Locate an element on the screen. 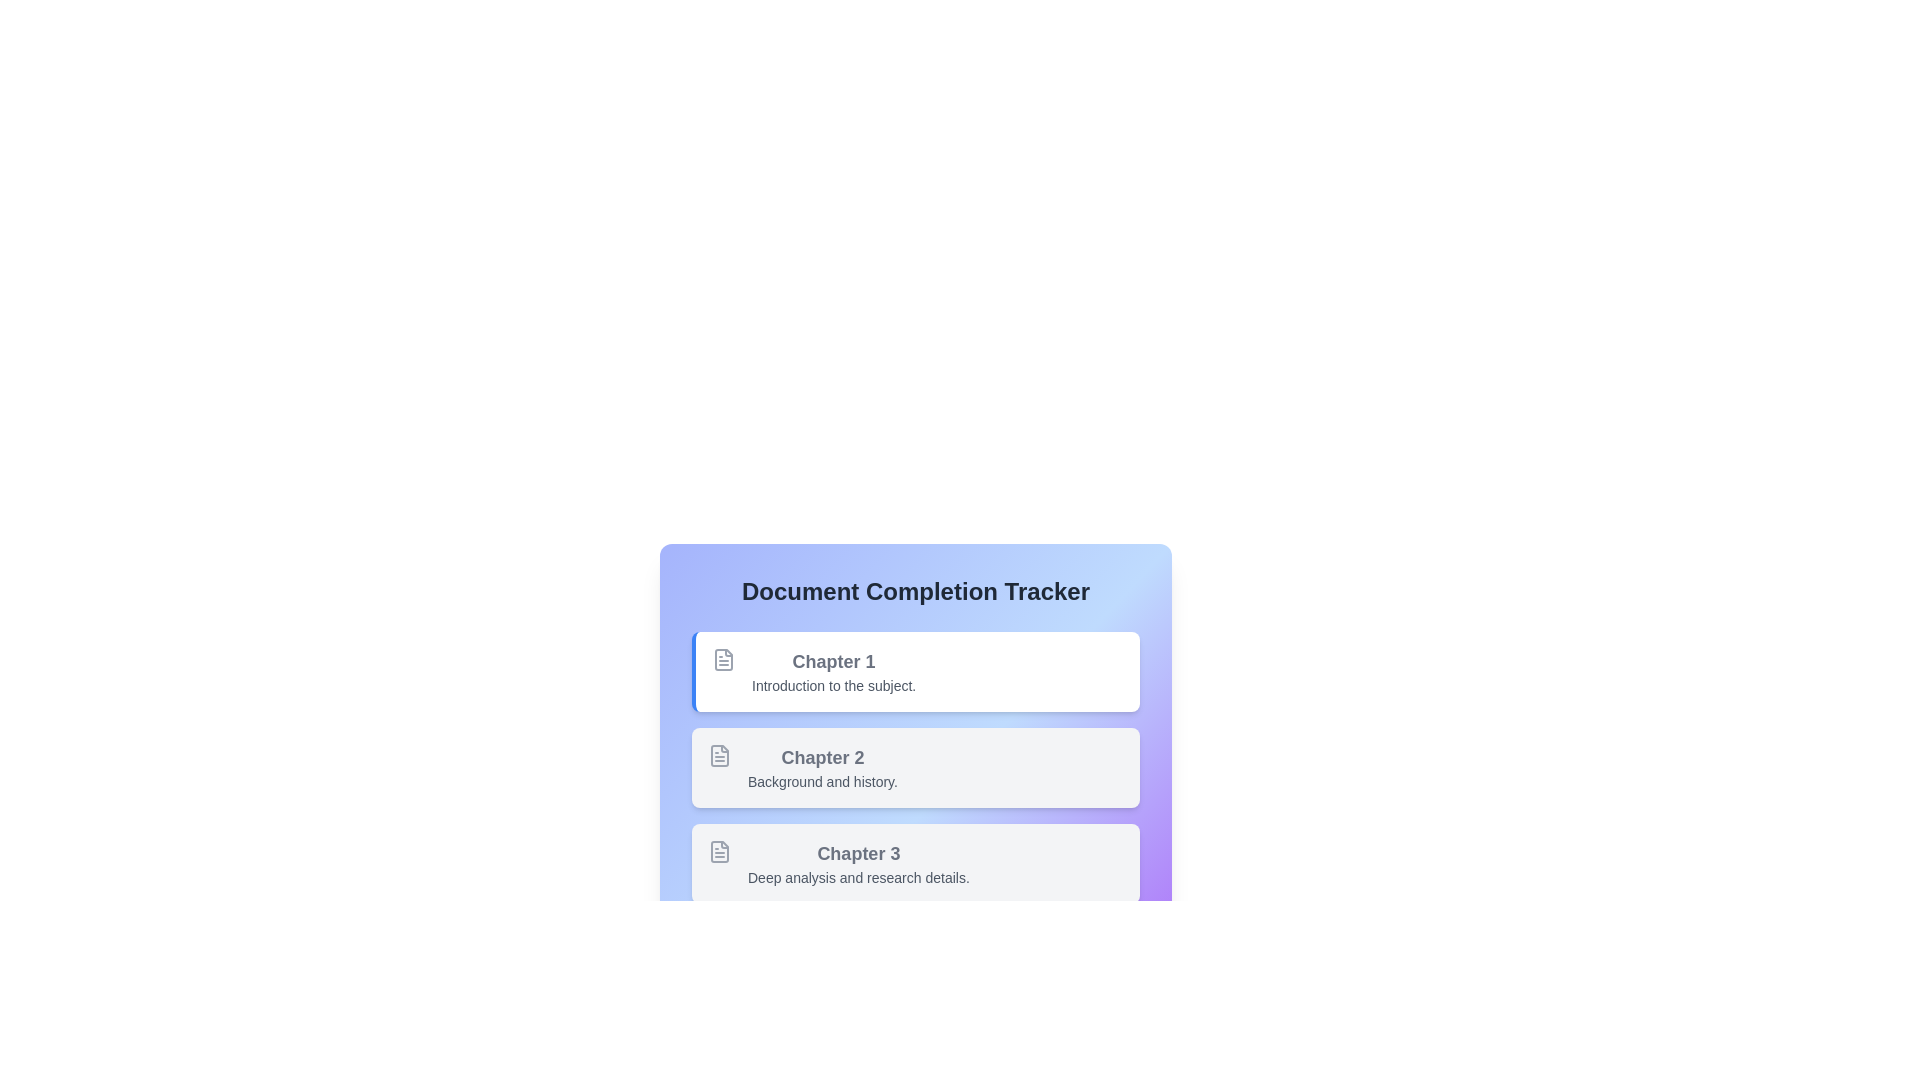 The height and width of the screenshot is (1080, 1920). the Text Label that indicates the title or heading for a specific chapter, positioned above the descriptive text 'Deep analysis and research details.' is located at coordinates (858, 853).